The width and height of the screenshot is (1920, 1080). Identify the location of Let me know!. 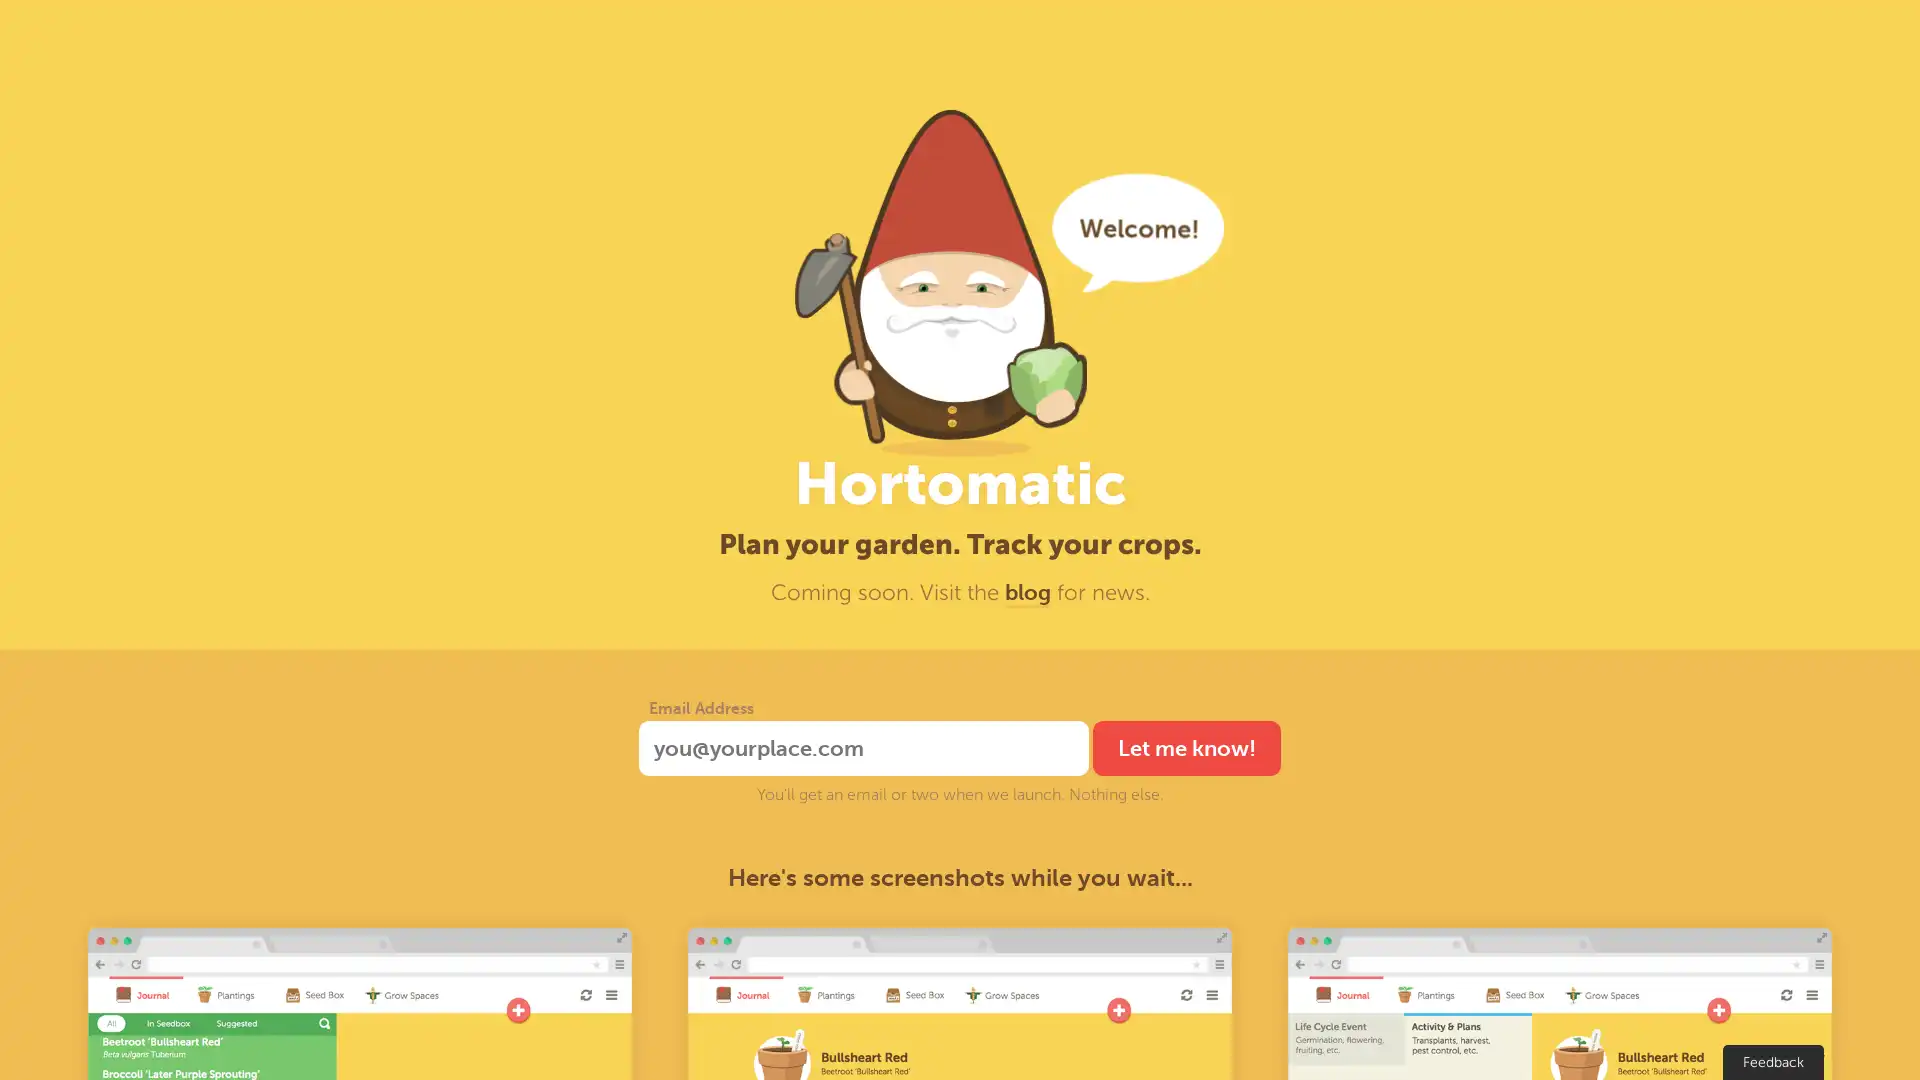
(1186, 748).